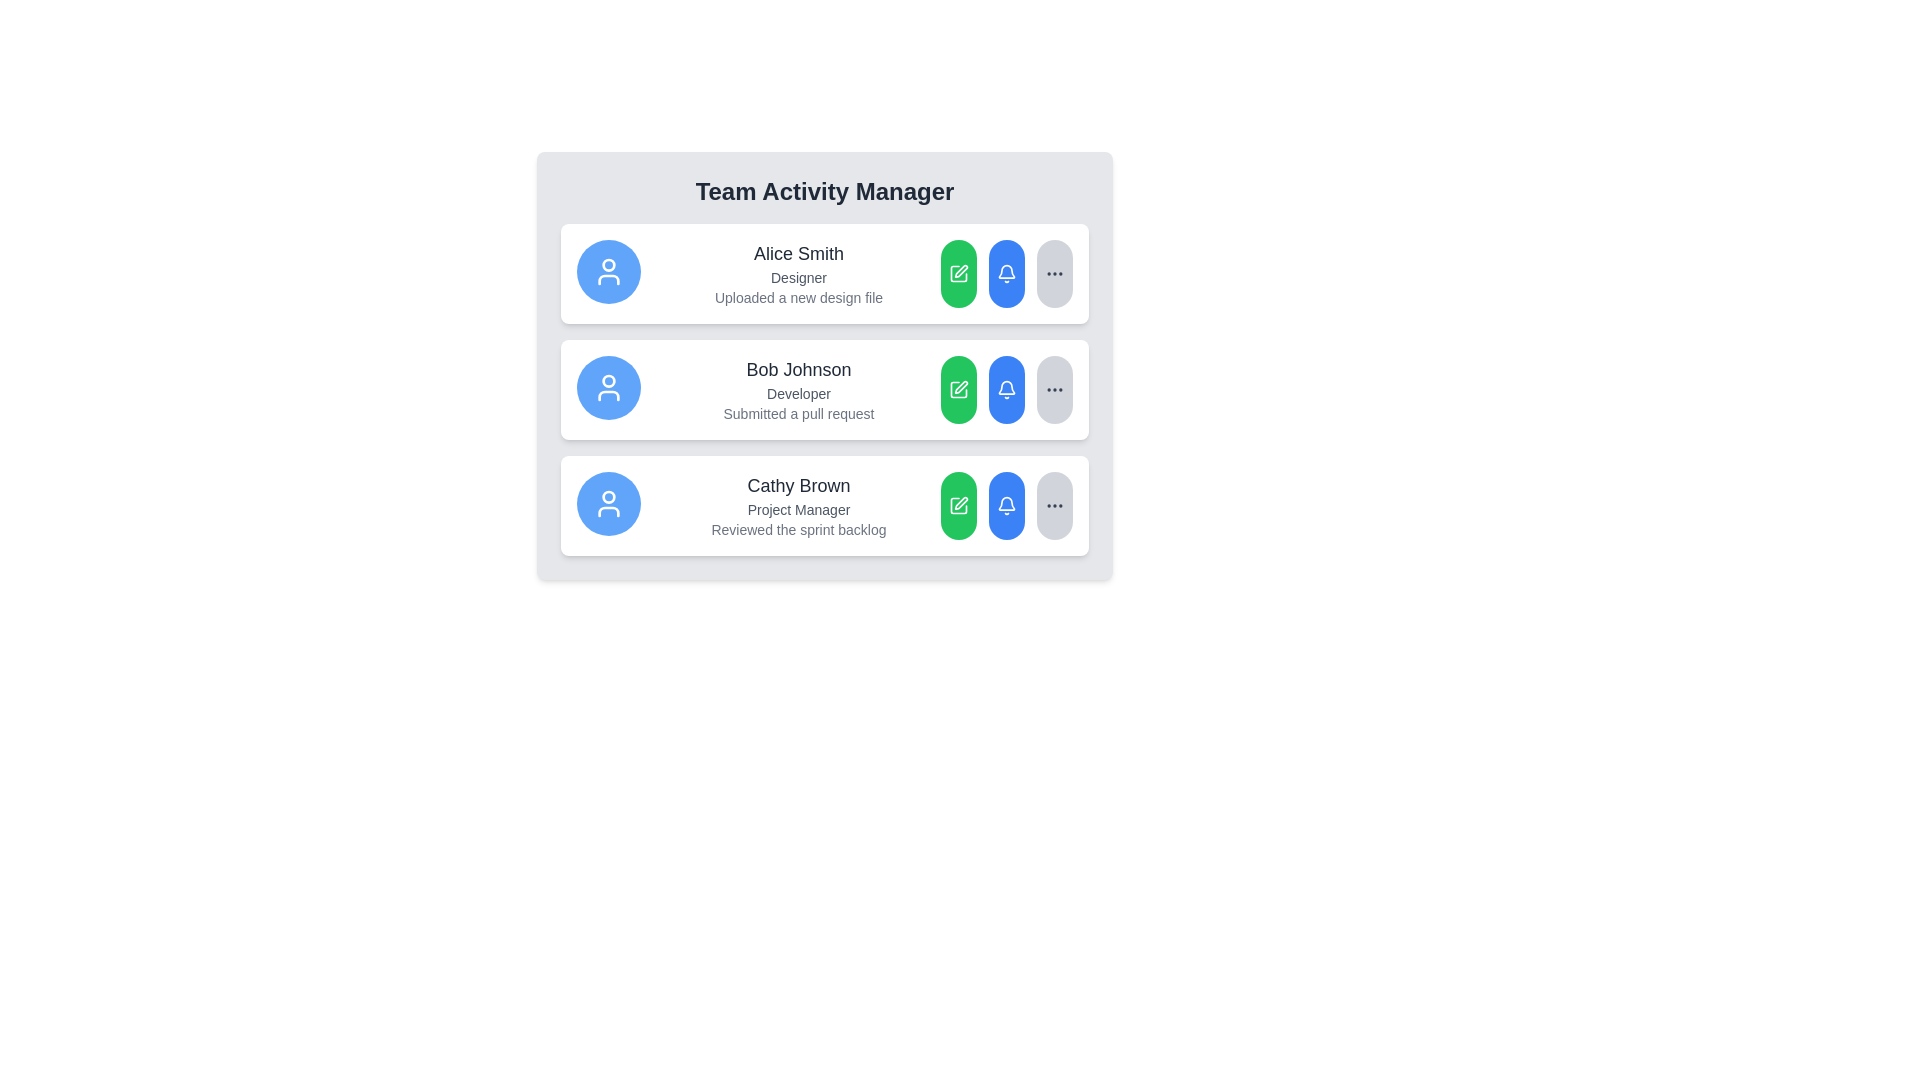 The height and width of the screenshot is (1080, 1920). I want to click on the second icon in the group of three action icons associated with the user entry labeled 'Cathy Brown', so click(958, 504).